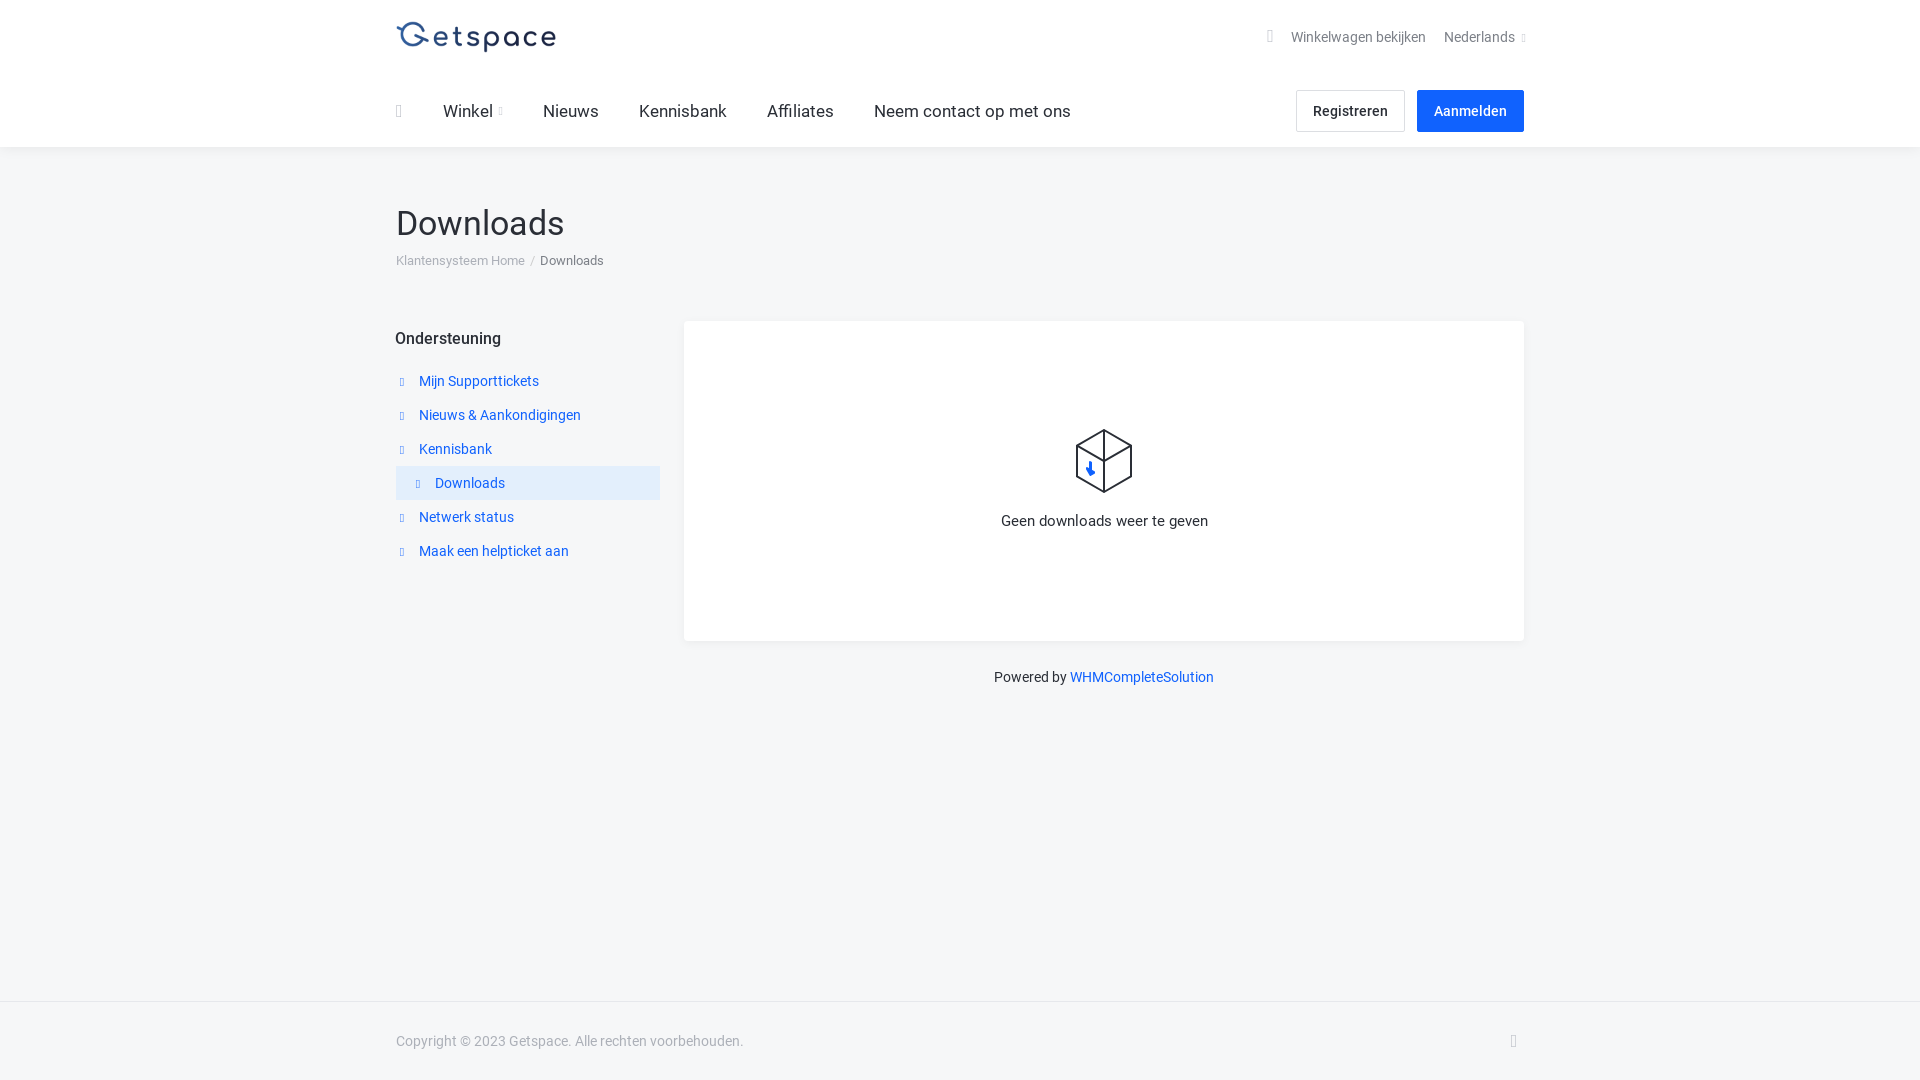 The height and width of the screenshot is (1080, 1920). Describe the element at coordinates (1344, 37) in the screenshot. I see `'Winkelwagen bekijken'` at that location.